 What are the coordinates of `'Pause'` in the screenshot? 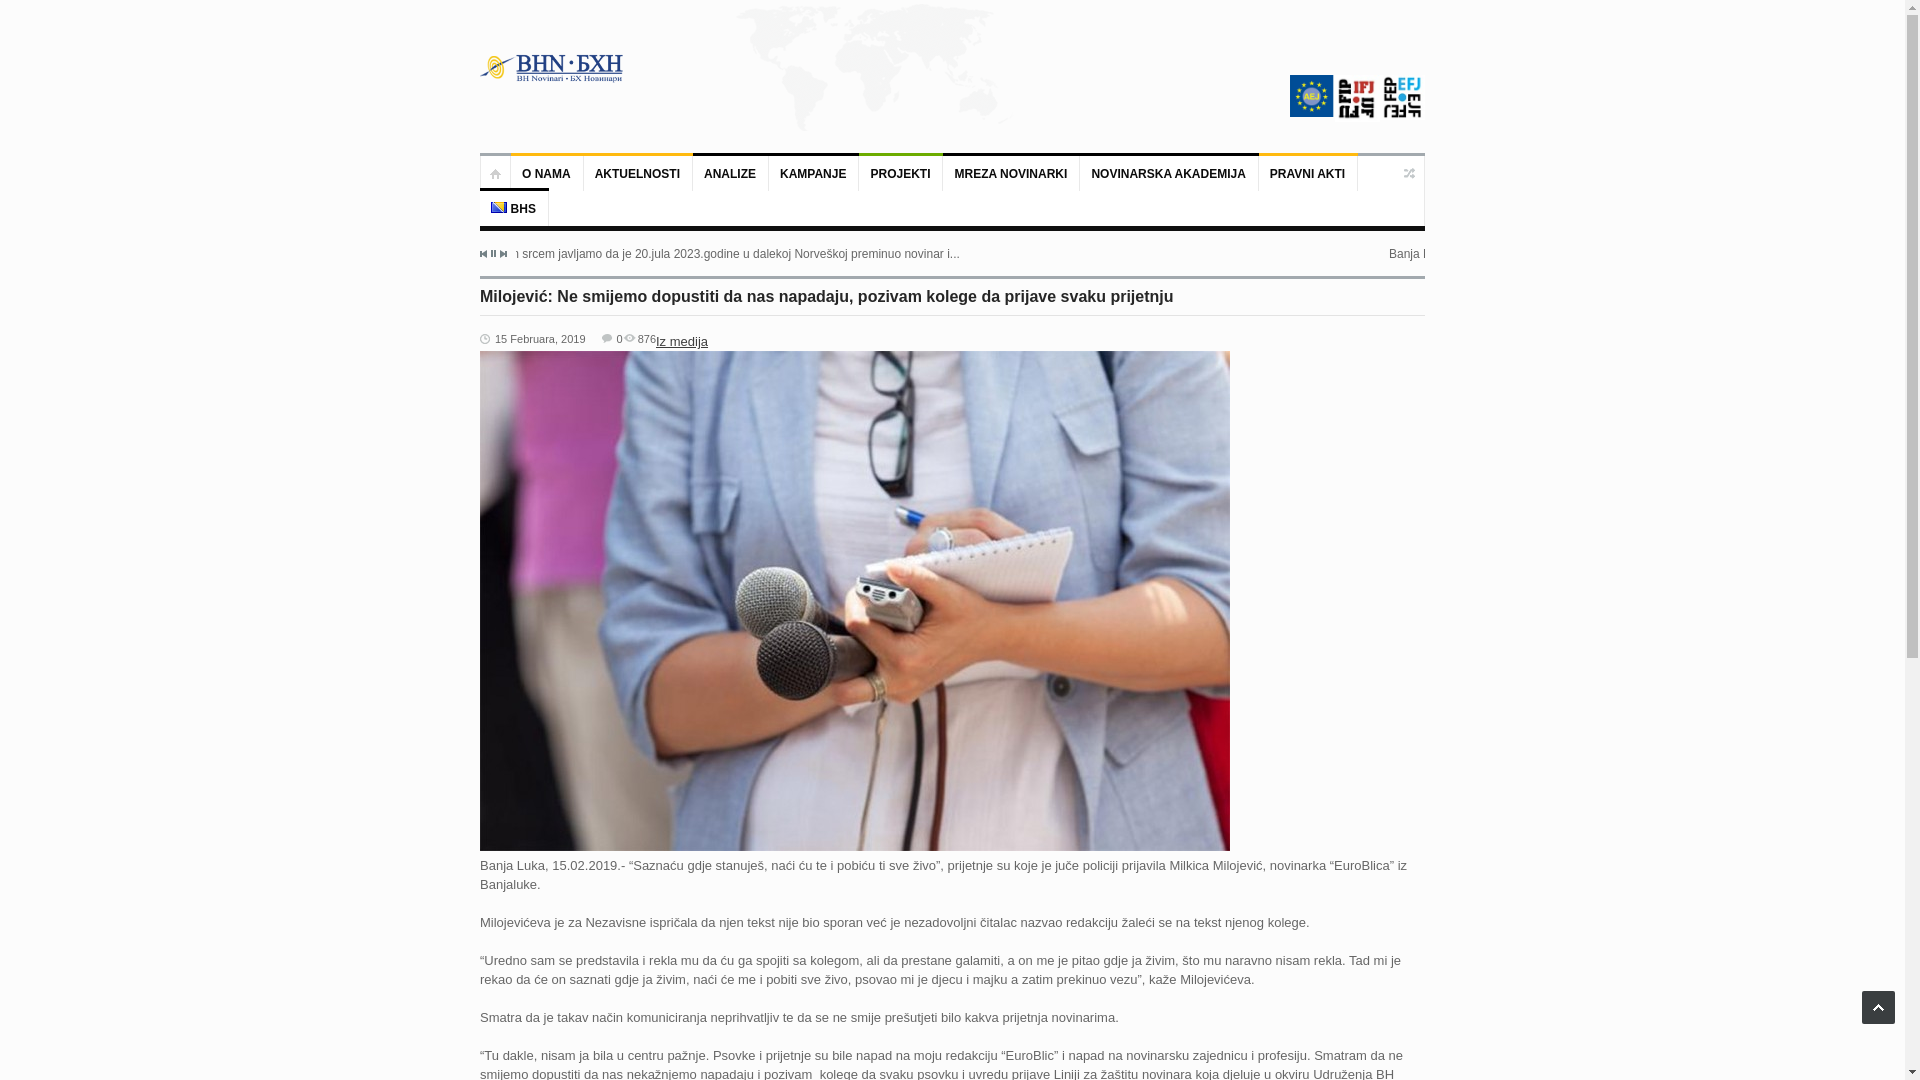 It's located at (490, 252).